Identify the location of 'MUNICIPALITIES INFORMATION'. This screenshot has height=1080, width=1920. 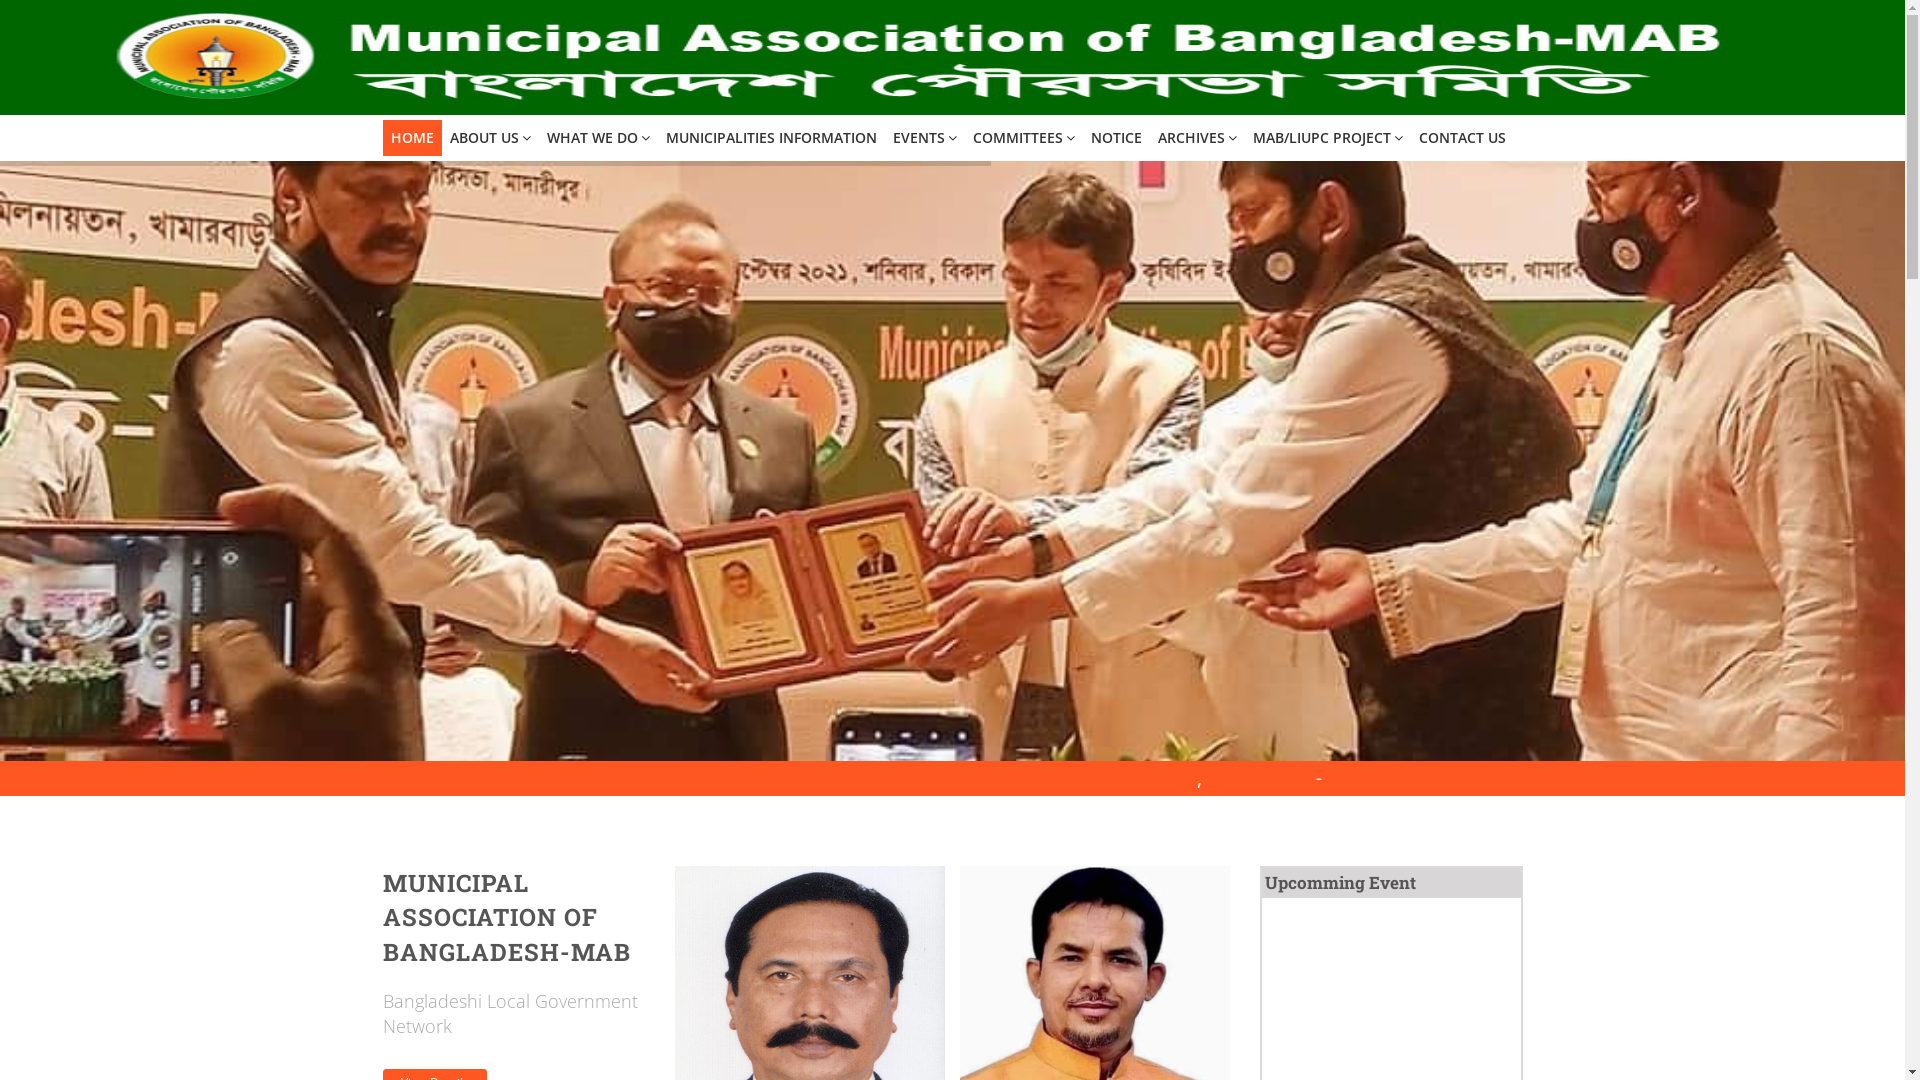
(657, 137).